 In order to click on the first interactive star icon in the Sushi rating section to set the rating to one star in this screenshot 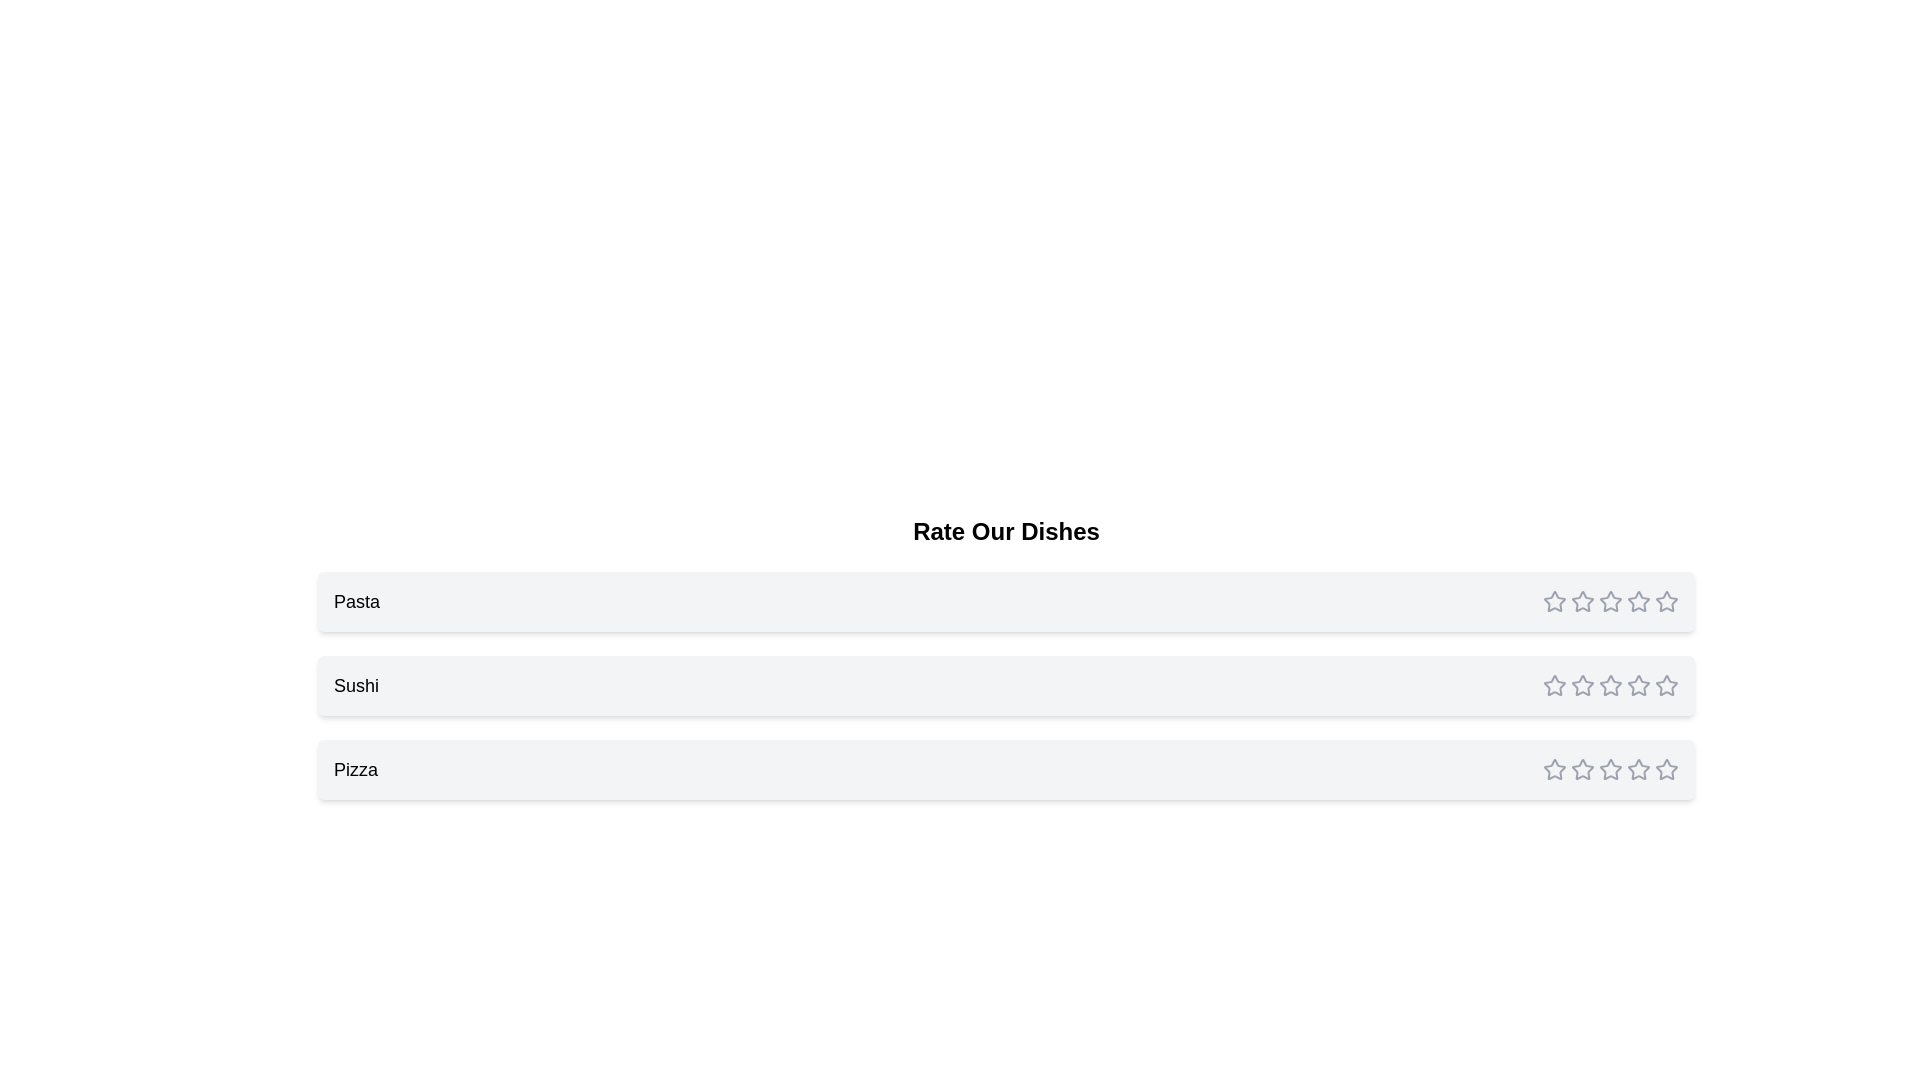, I will do `click(1554, 600)`.